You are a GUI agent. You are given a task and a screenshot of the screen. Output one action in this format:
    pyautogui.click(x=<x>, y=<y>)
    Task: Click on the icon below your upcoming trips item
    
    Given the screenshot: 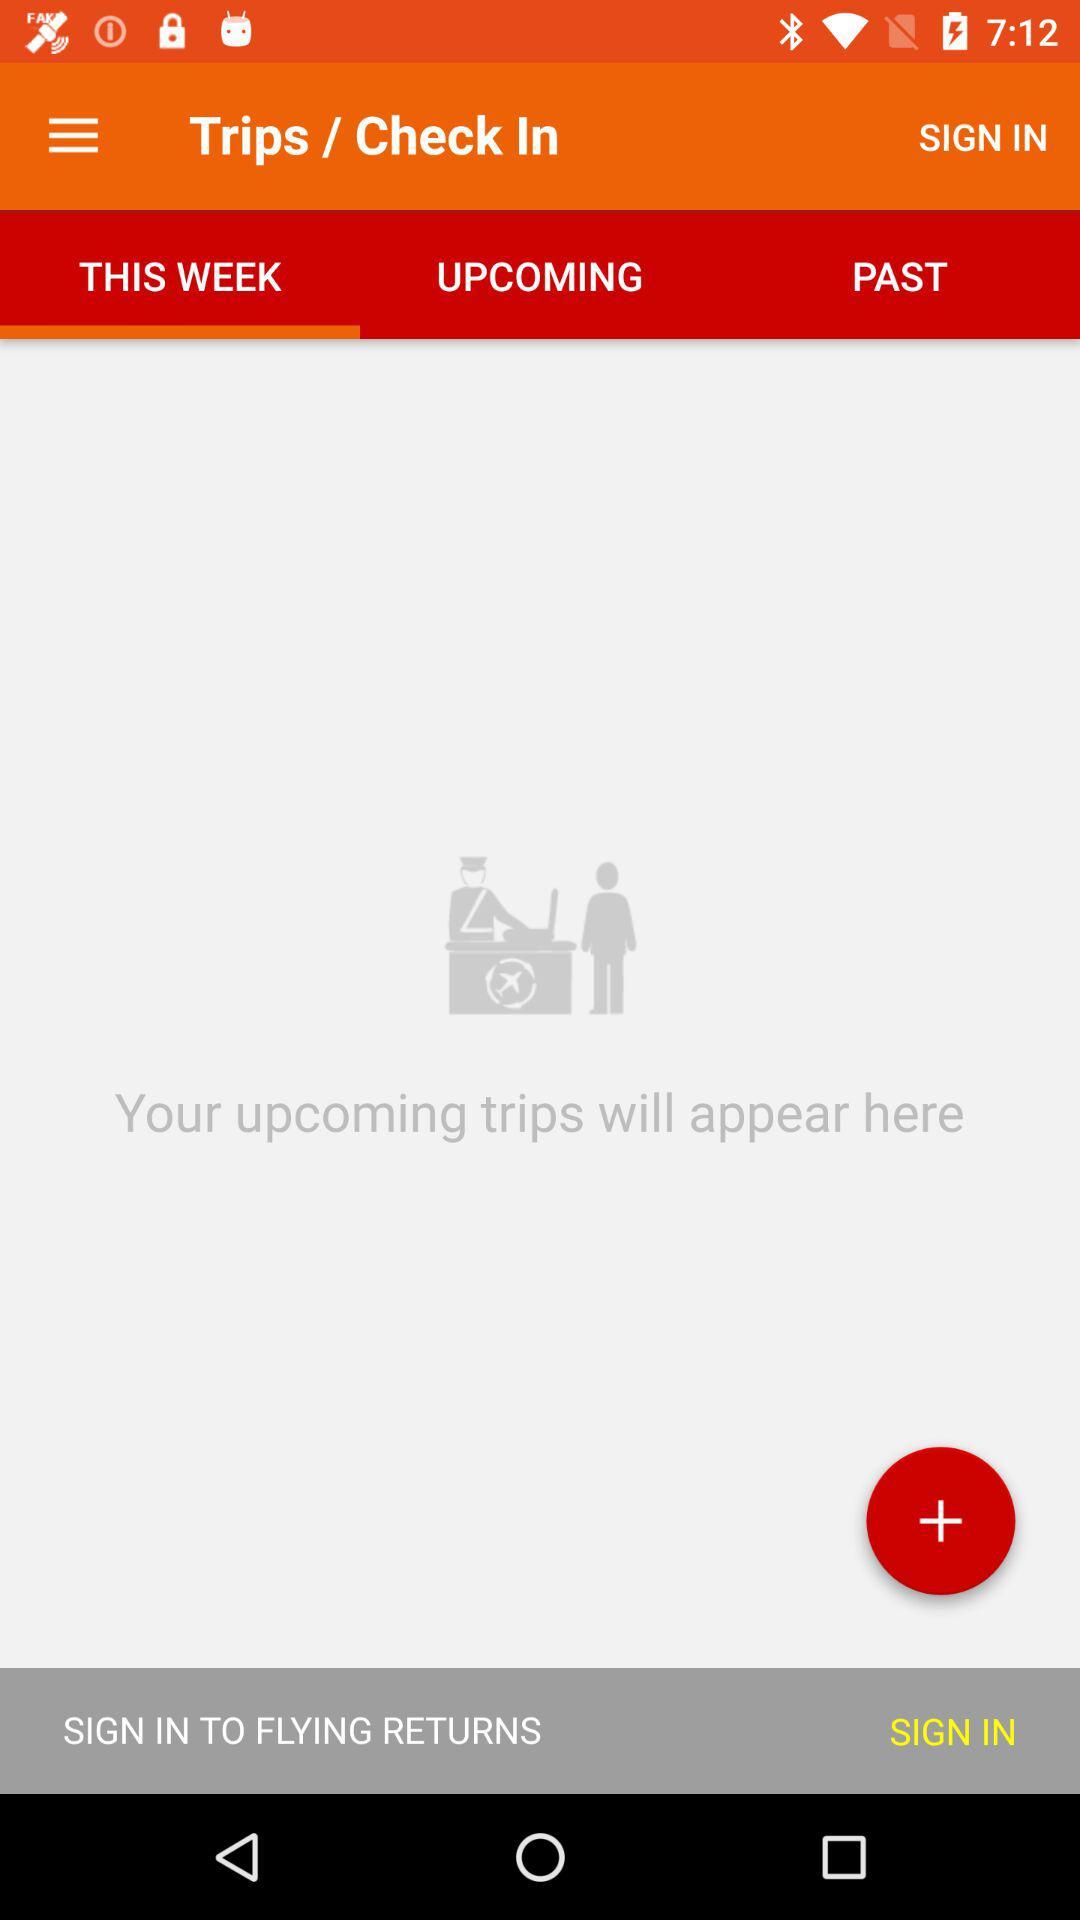 What is the action you would take?
    pyautogui.click(x=940, y=1527)
    